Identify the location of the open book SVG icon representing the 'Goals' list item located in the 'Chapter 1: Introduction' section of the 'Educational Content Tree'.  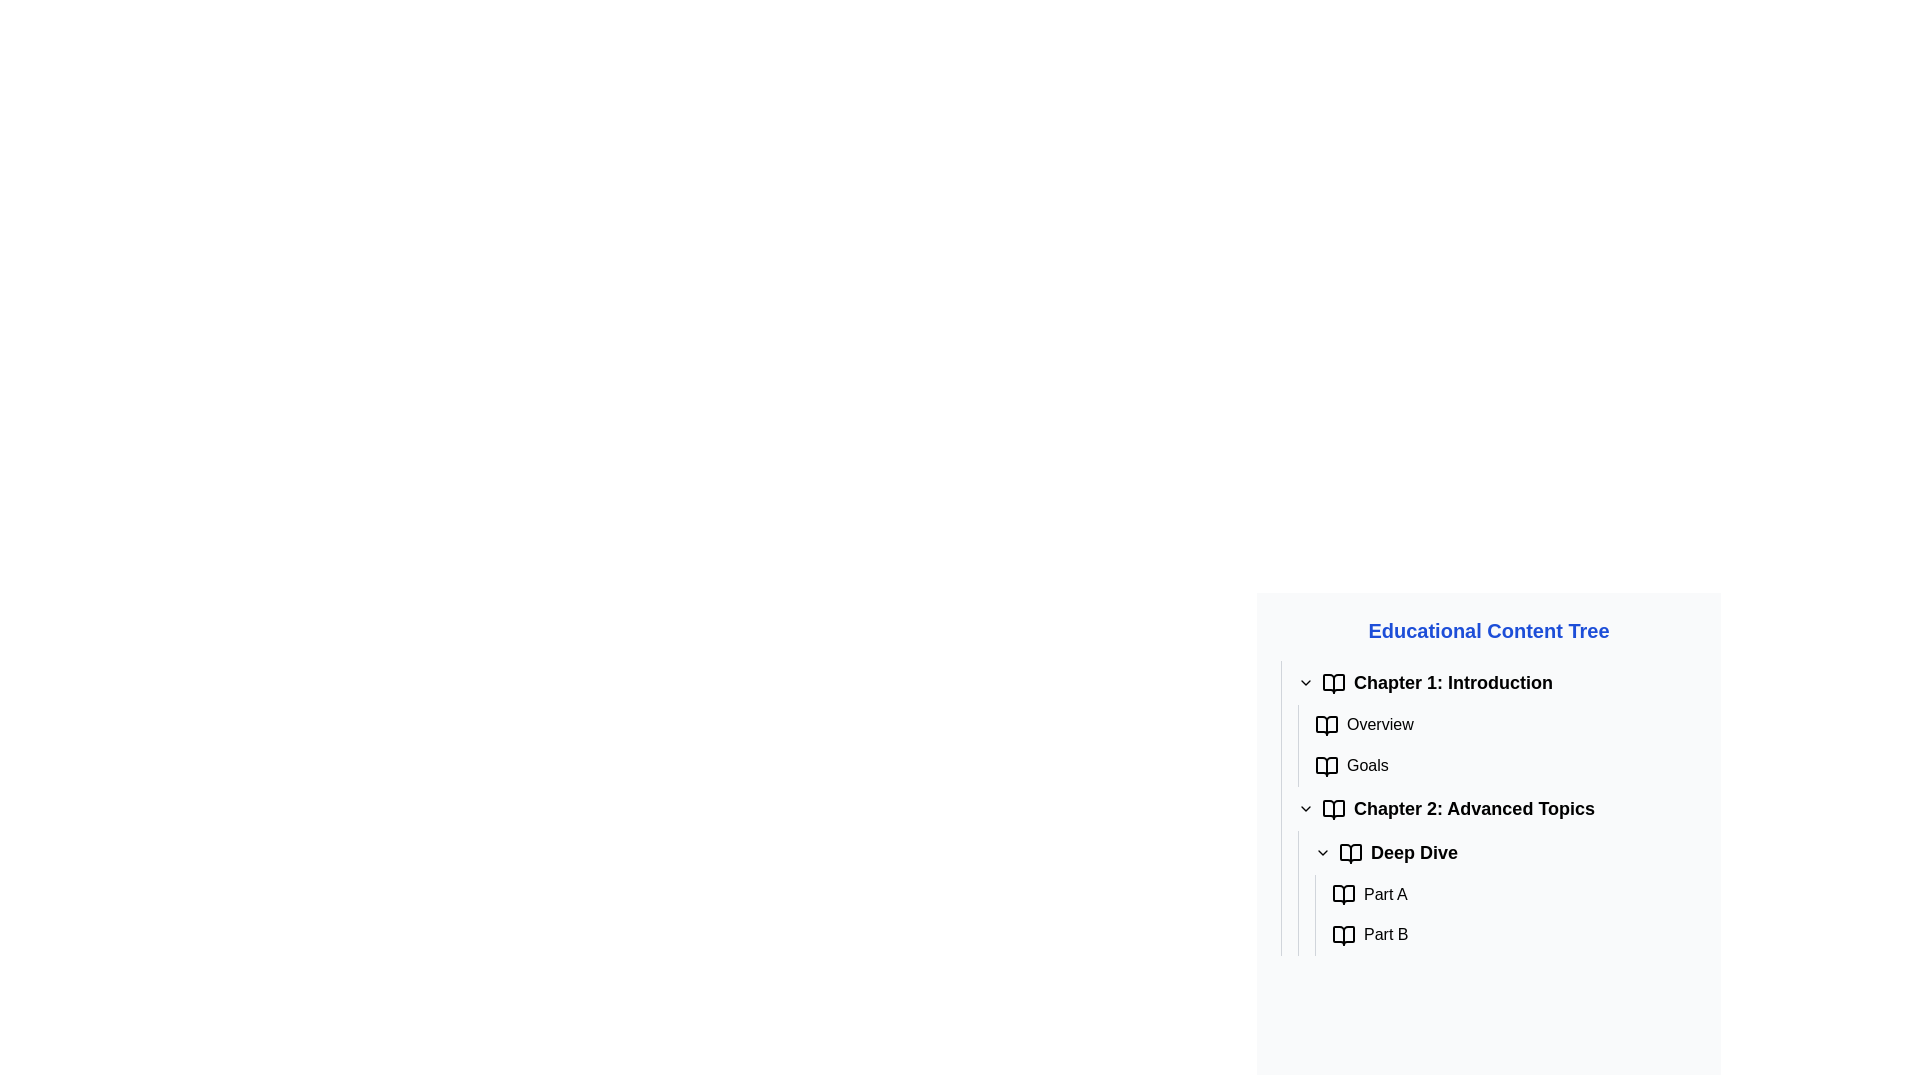
(1326, 765).